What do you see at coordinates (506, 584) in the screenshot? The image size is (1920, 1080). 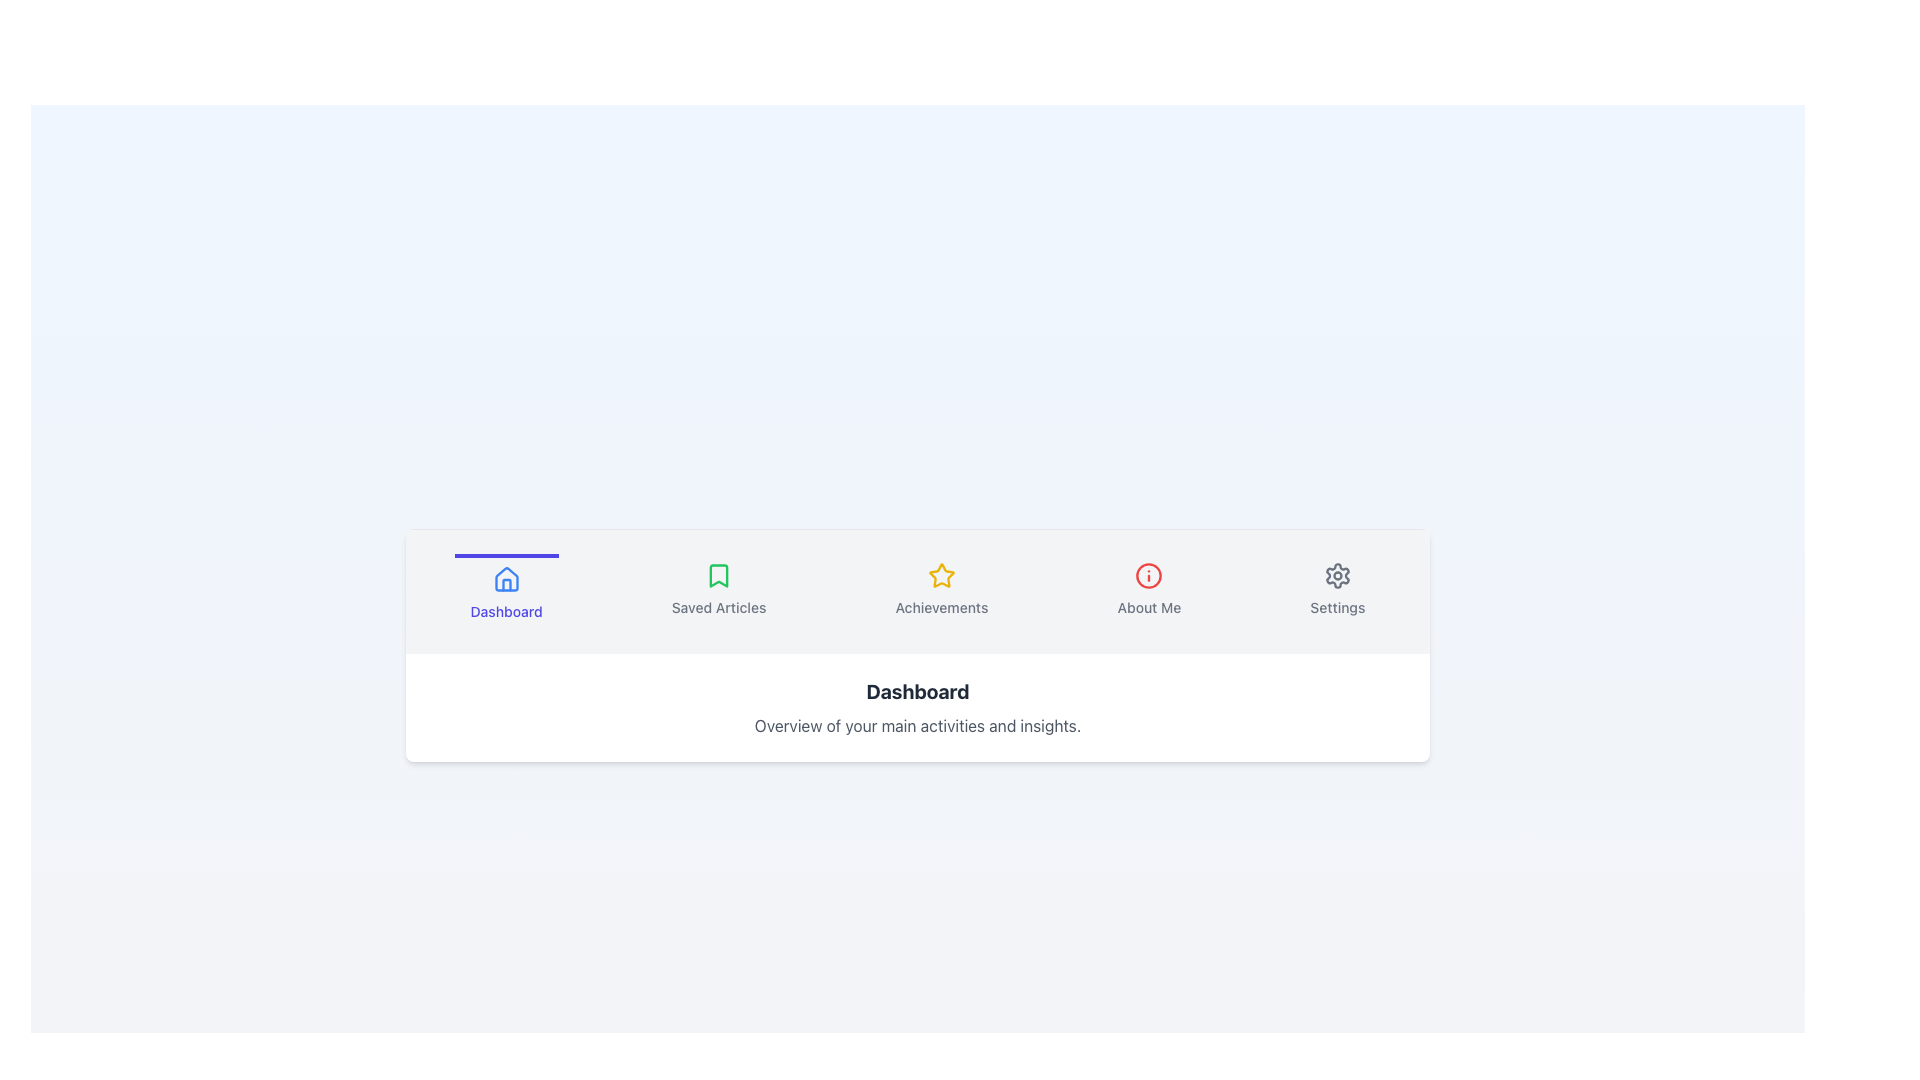 I see `the decorative icon that serves as a visual identifier for the 'Dashboard' section in the navigation menu, located at the center of the leftmost navigation item in the top navigation bar` at bounding box center [506, 584].